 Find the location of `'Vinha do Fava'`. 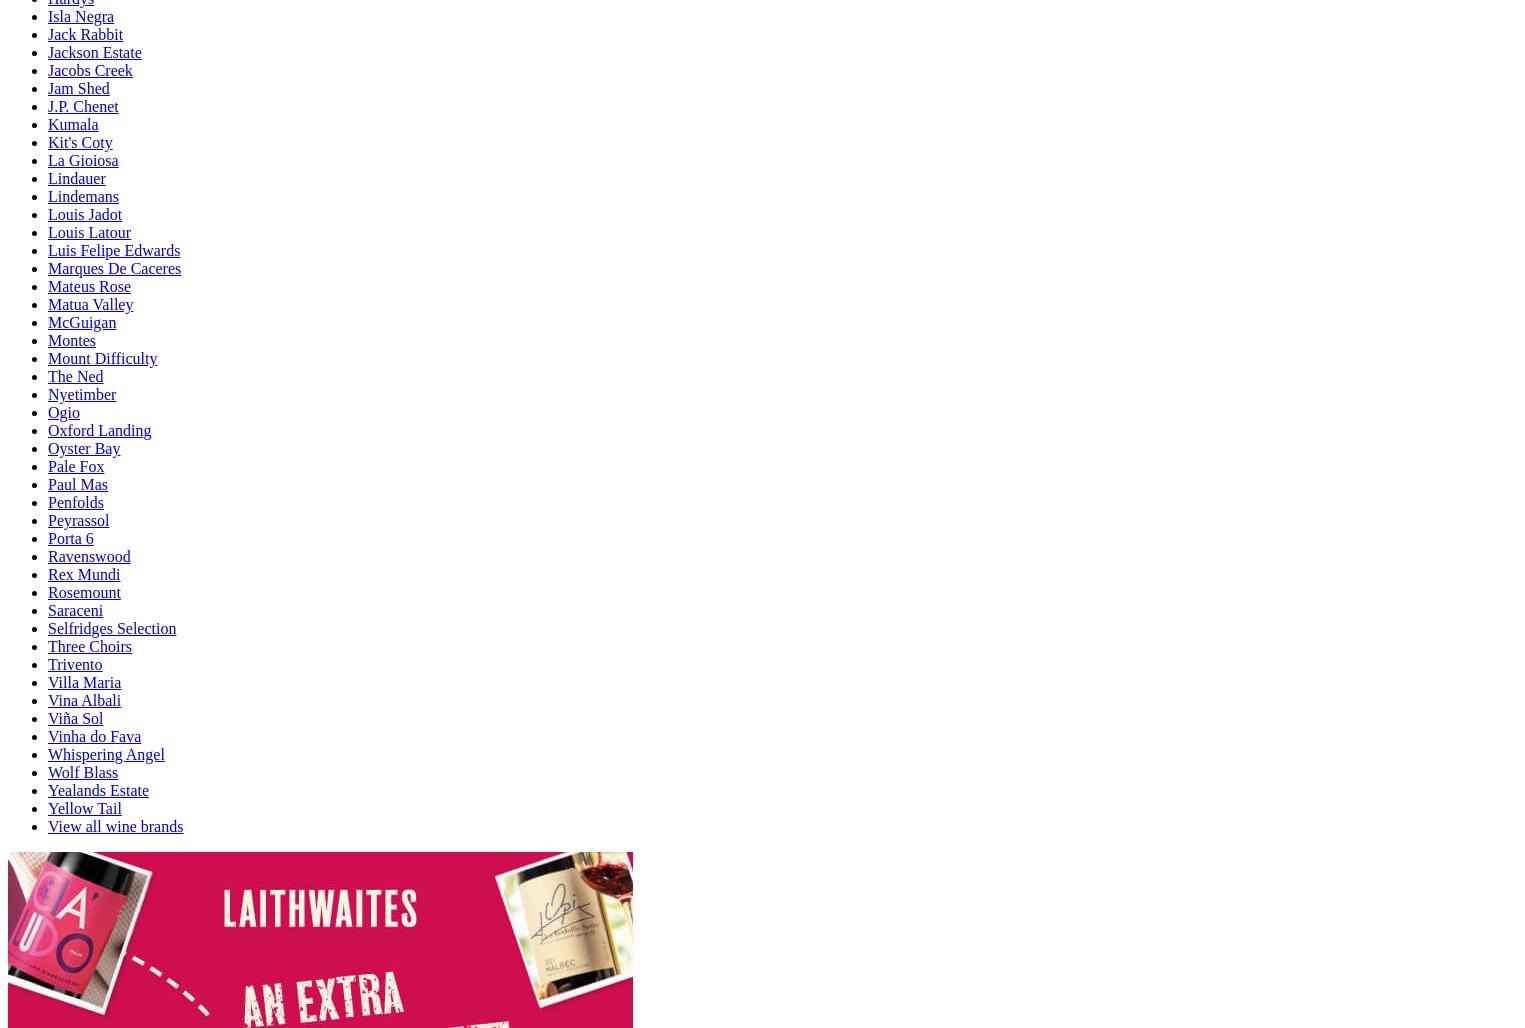

'Vinha do Fava' is located at coordinates (94, 734).